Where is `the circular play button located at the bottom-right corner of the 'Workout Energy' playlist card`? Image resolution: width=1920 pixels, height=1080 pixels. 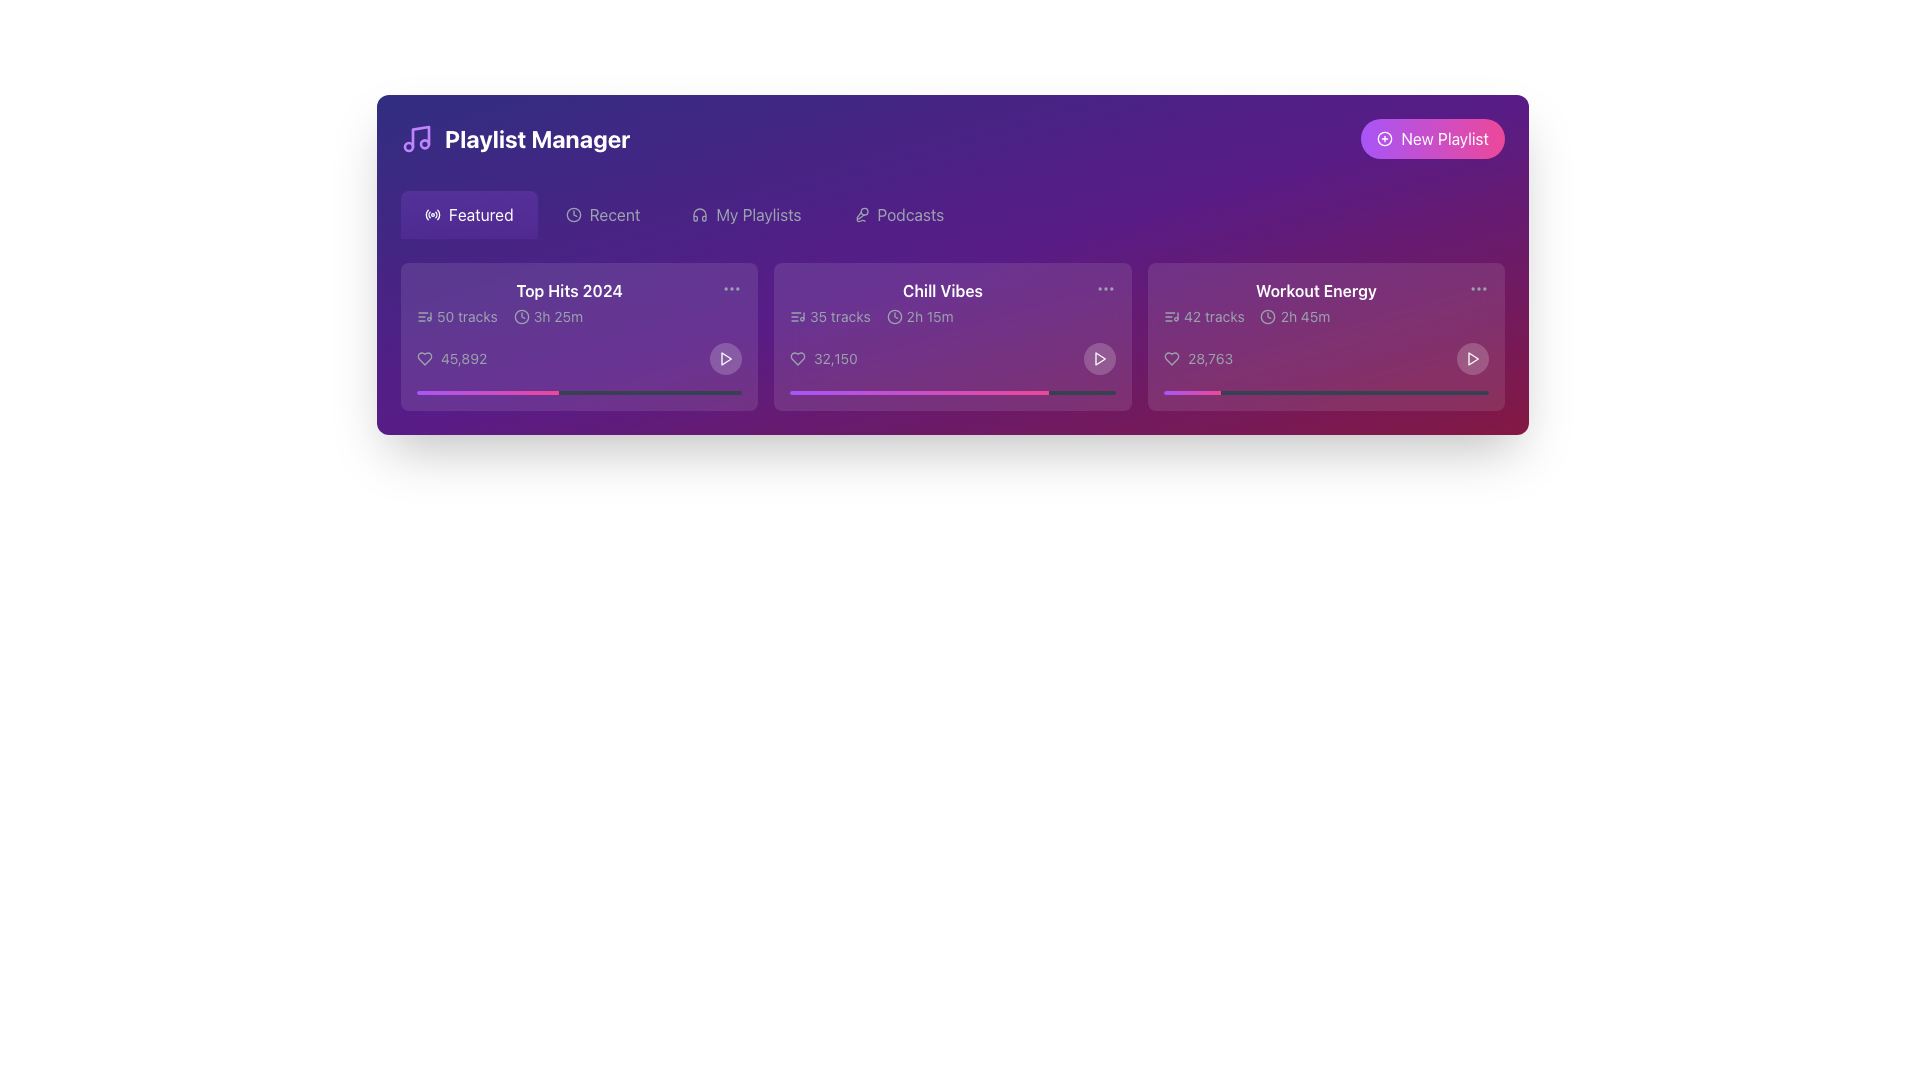
the circular play button located at the bottom-right corner of the 'Workout Energy' playlist card is located at coordinates (1473, 357).